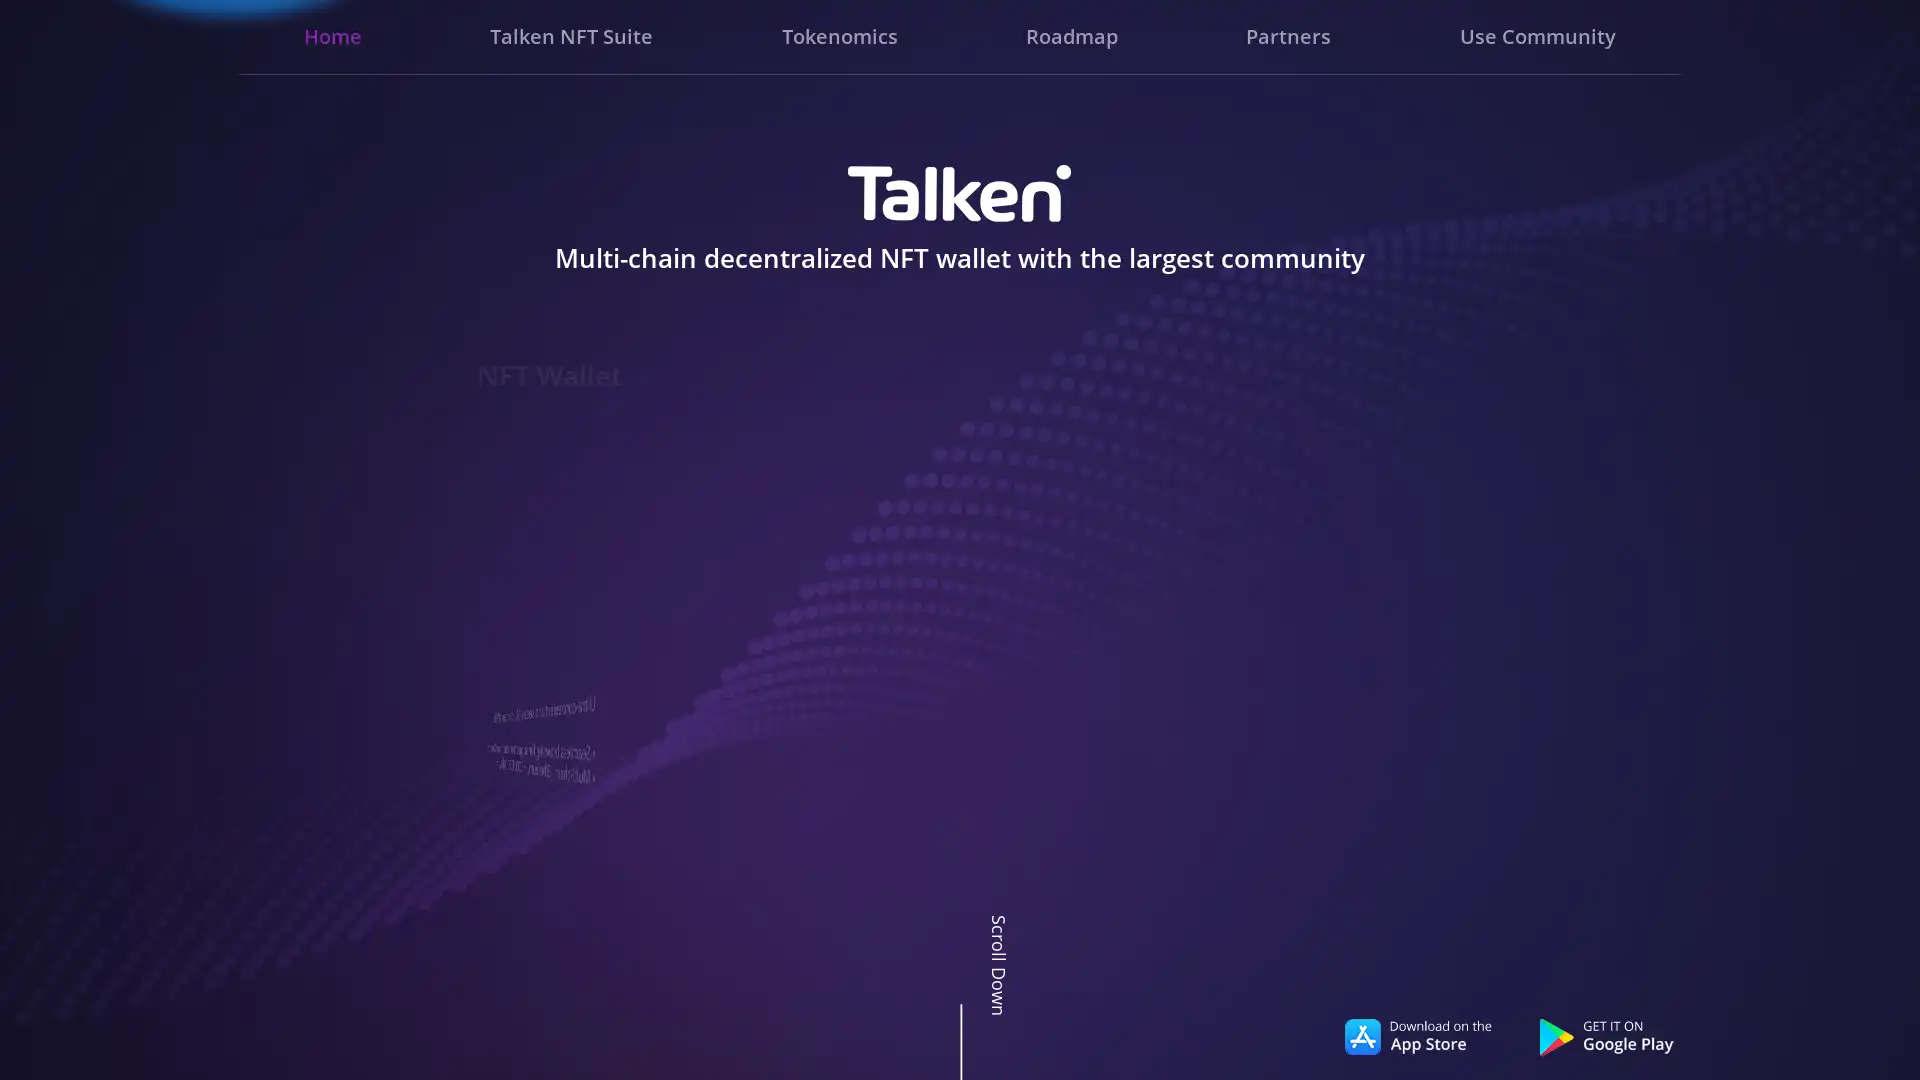 The width and height of the screenshot is (1920, 1080). Describe the element at coordinates (312, 848) in the screenshot. I see `Go to slide 1` at that location.